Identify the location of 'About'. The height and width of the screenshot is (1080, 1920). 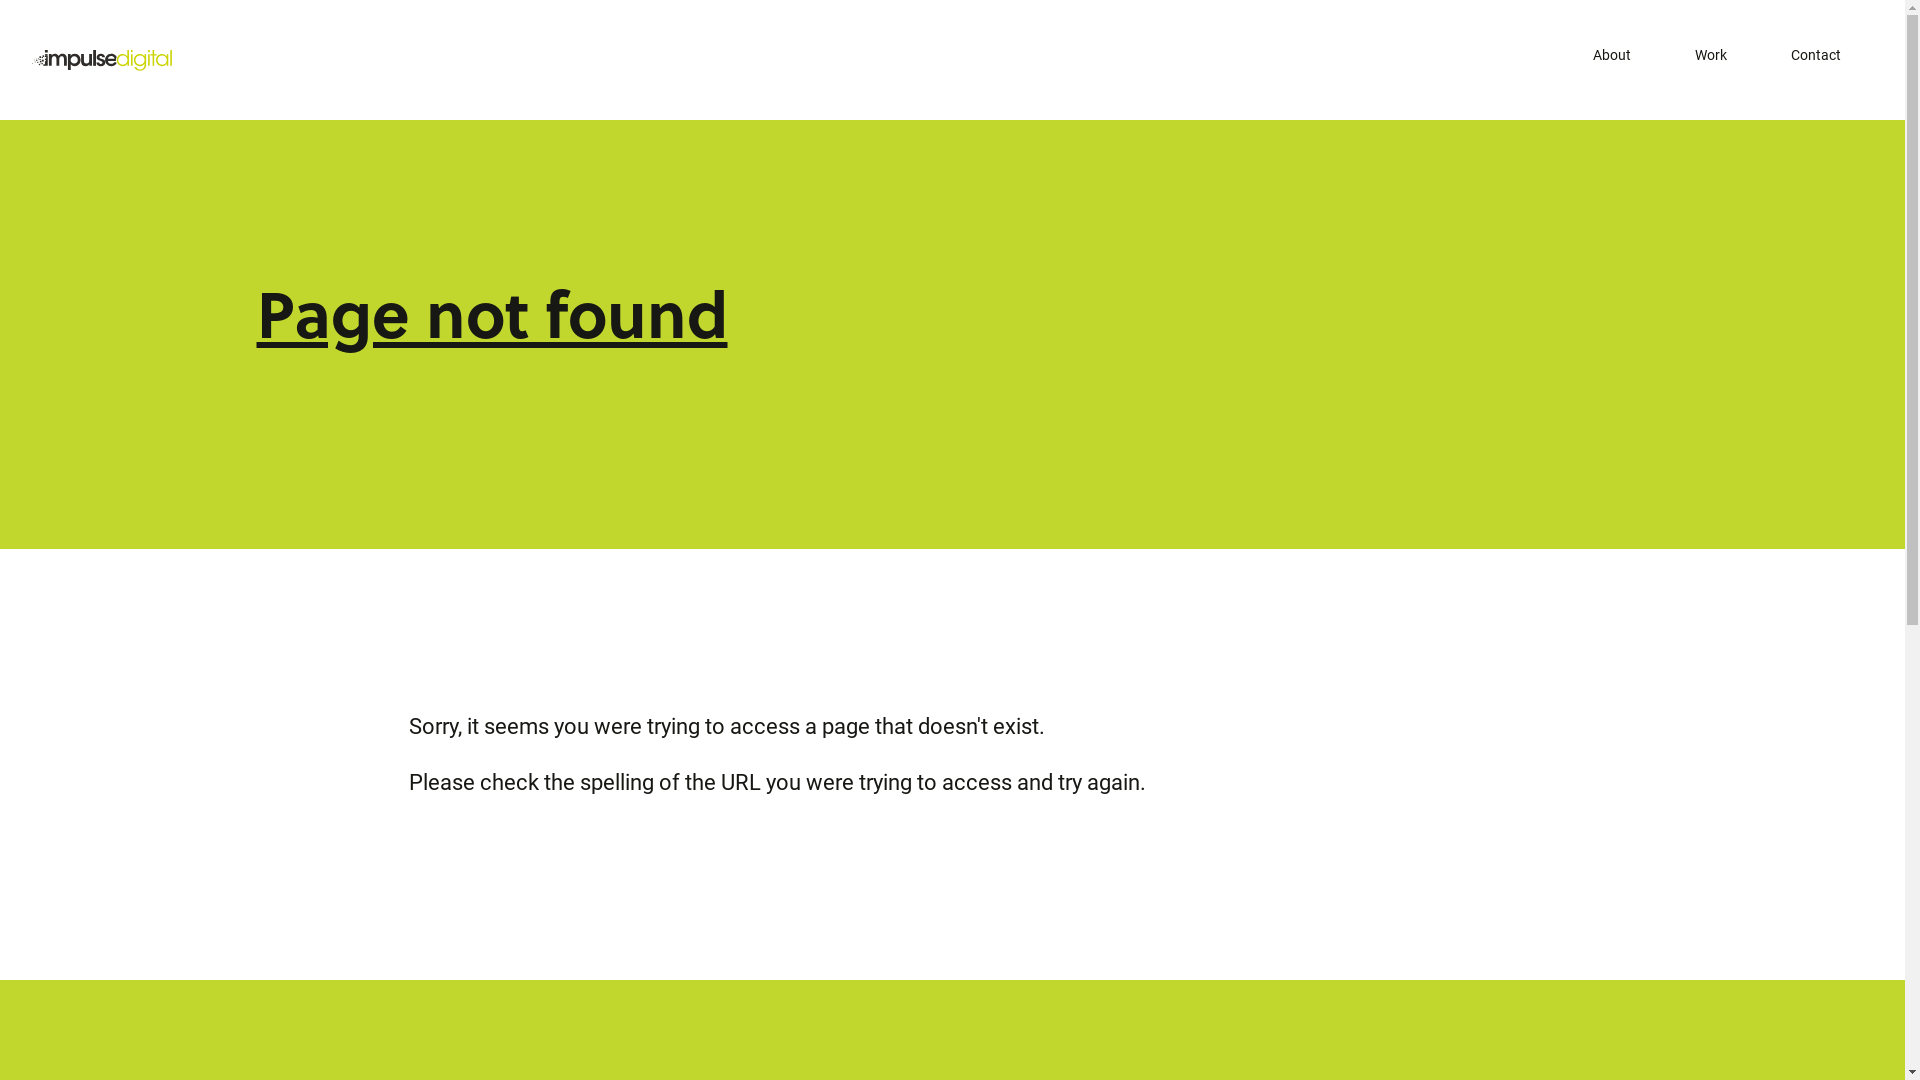
(1612, 52).